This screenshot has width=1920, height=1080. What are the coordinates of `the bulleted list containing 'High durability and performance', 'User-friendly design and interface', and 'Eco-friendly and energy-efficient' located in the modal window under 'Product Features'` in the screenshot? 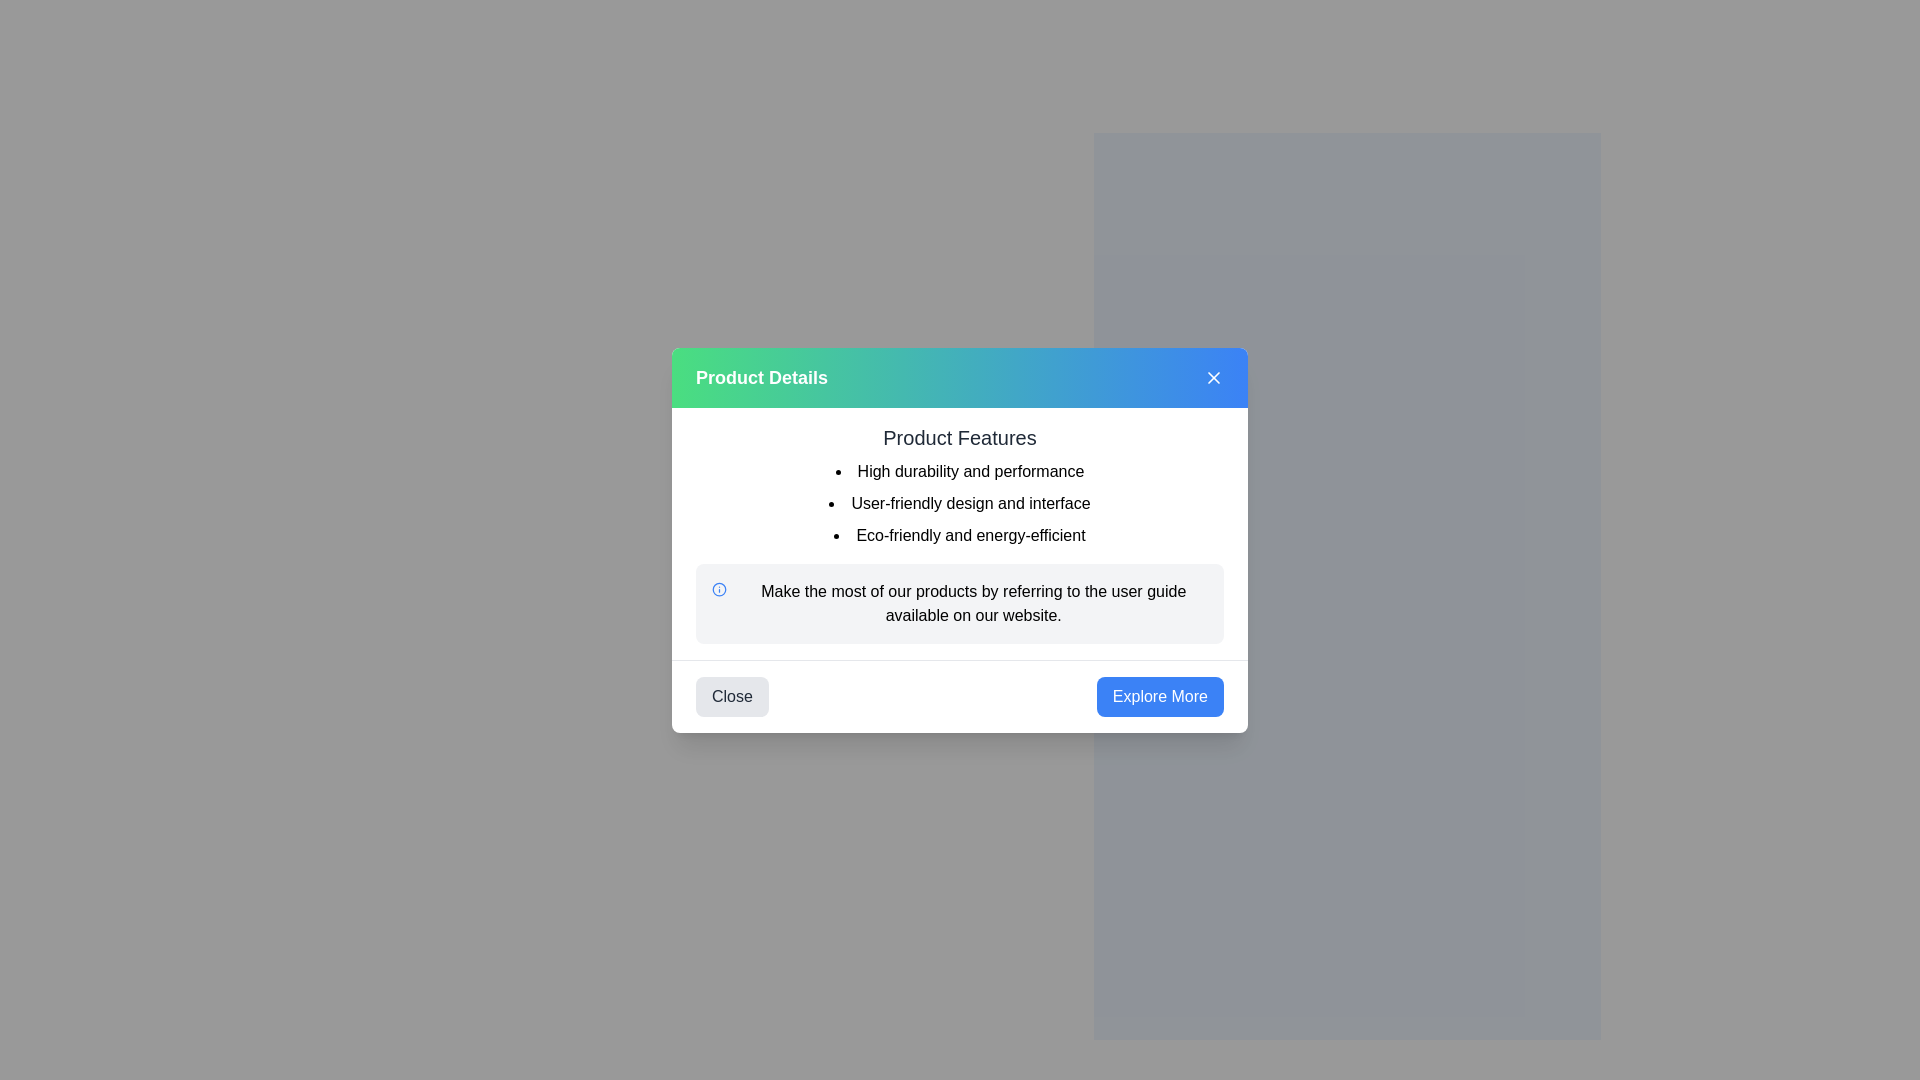 It's located at (960, 501).